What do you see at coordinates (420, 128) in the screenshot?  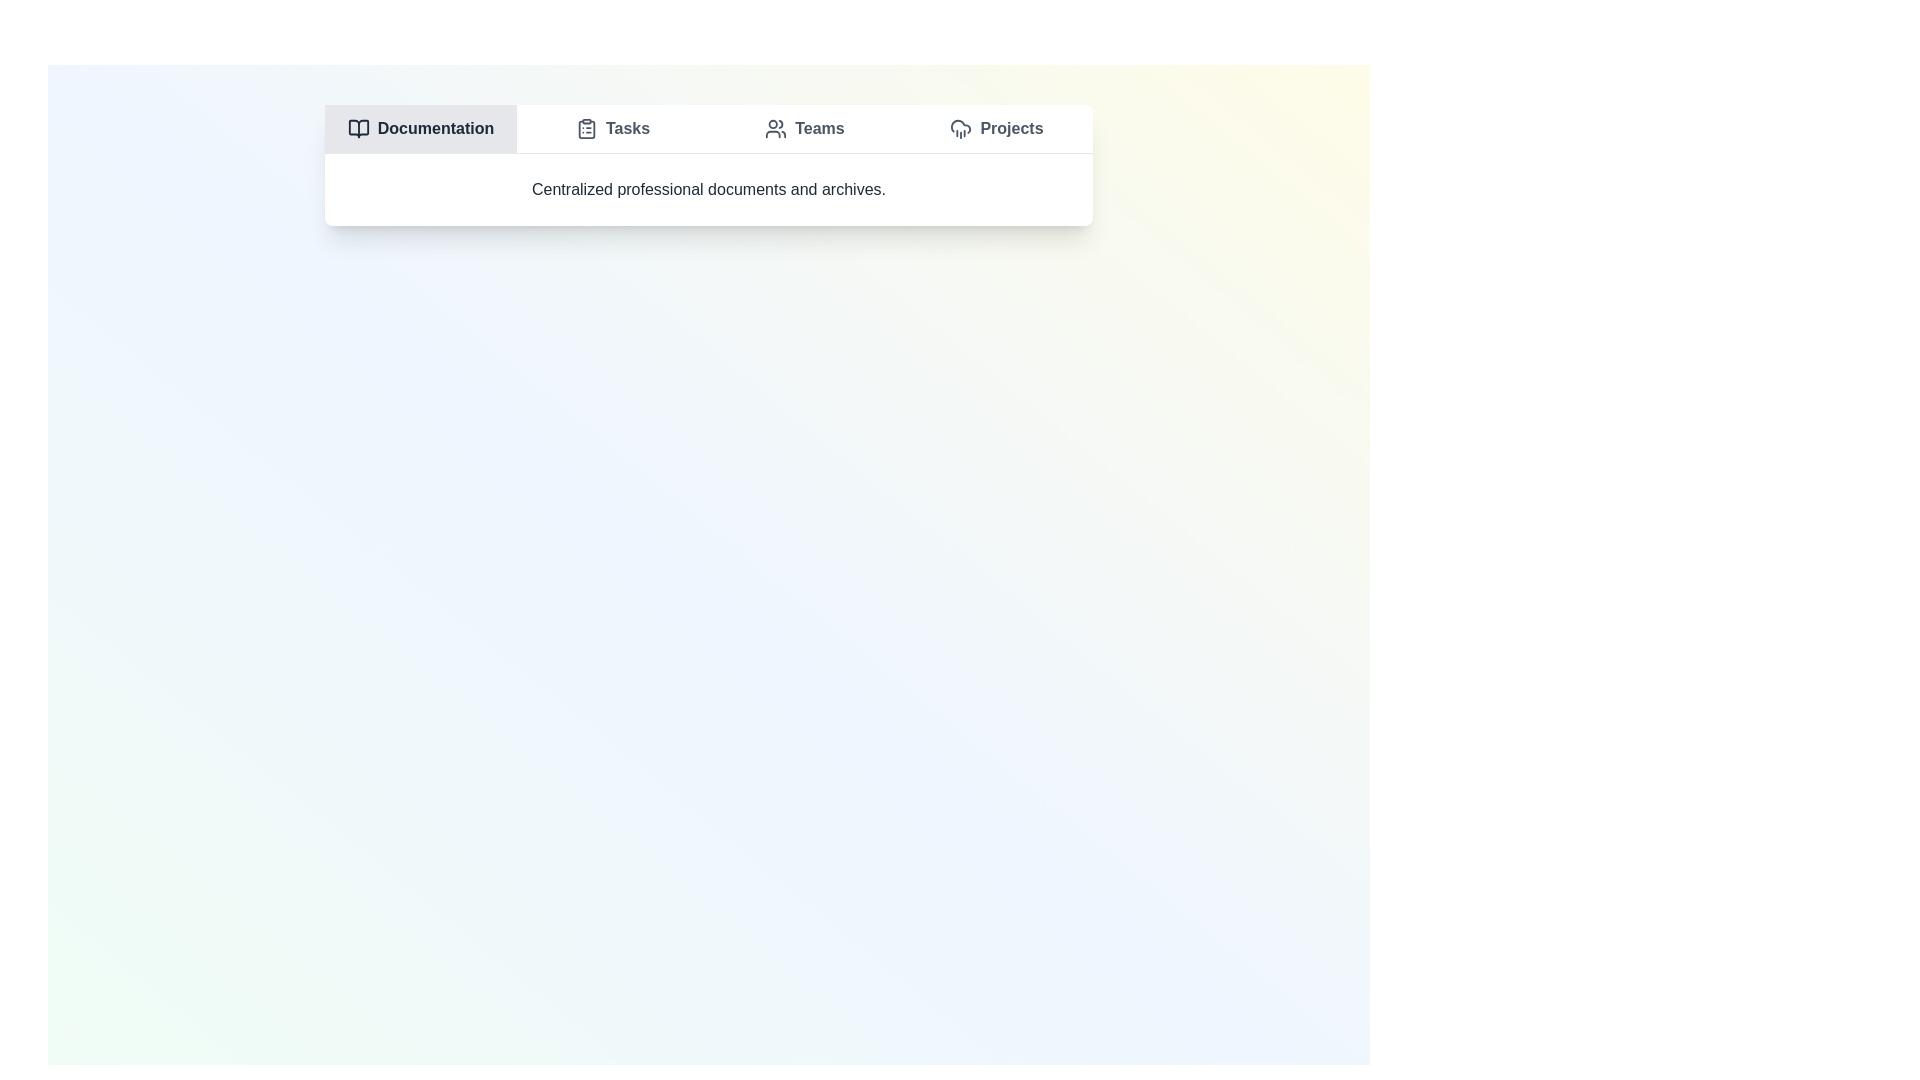 I see `the tab labeled Documentation` at bounding box center [420, 128].